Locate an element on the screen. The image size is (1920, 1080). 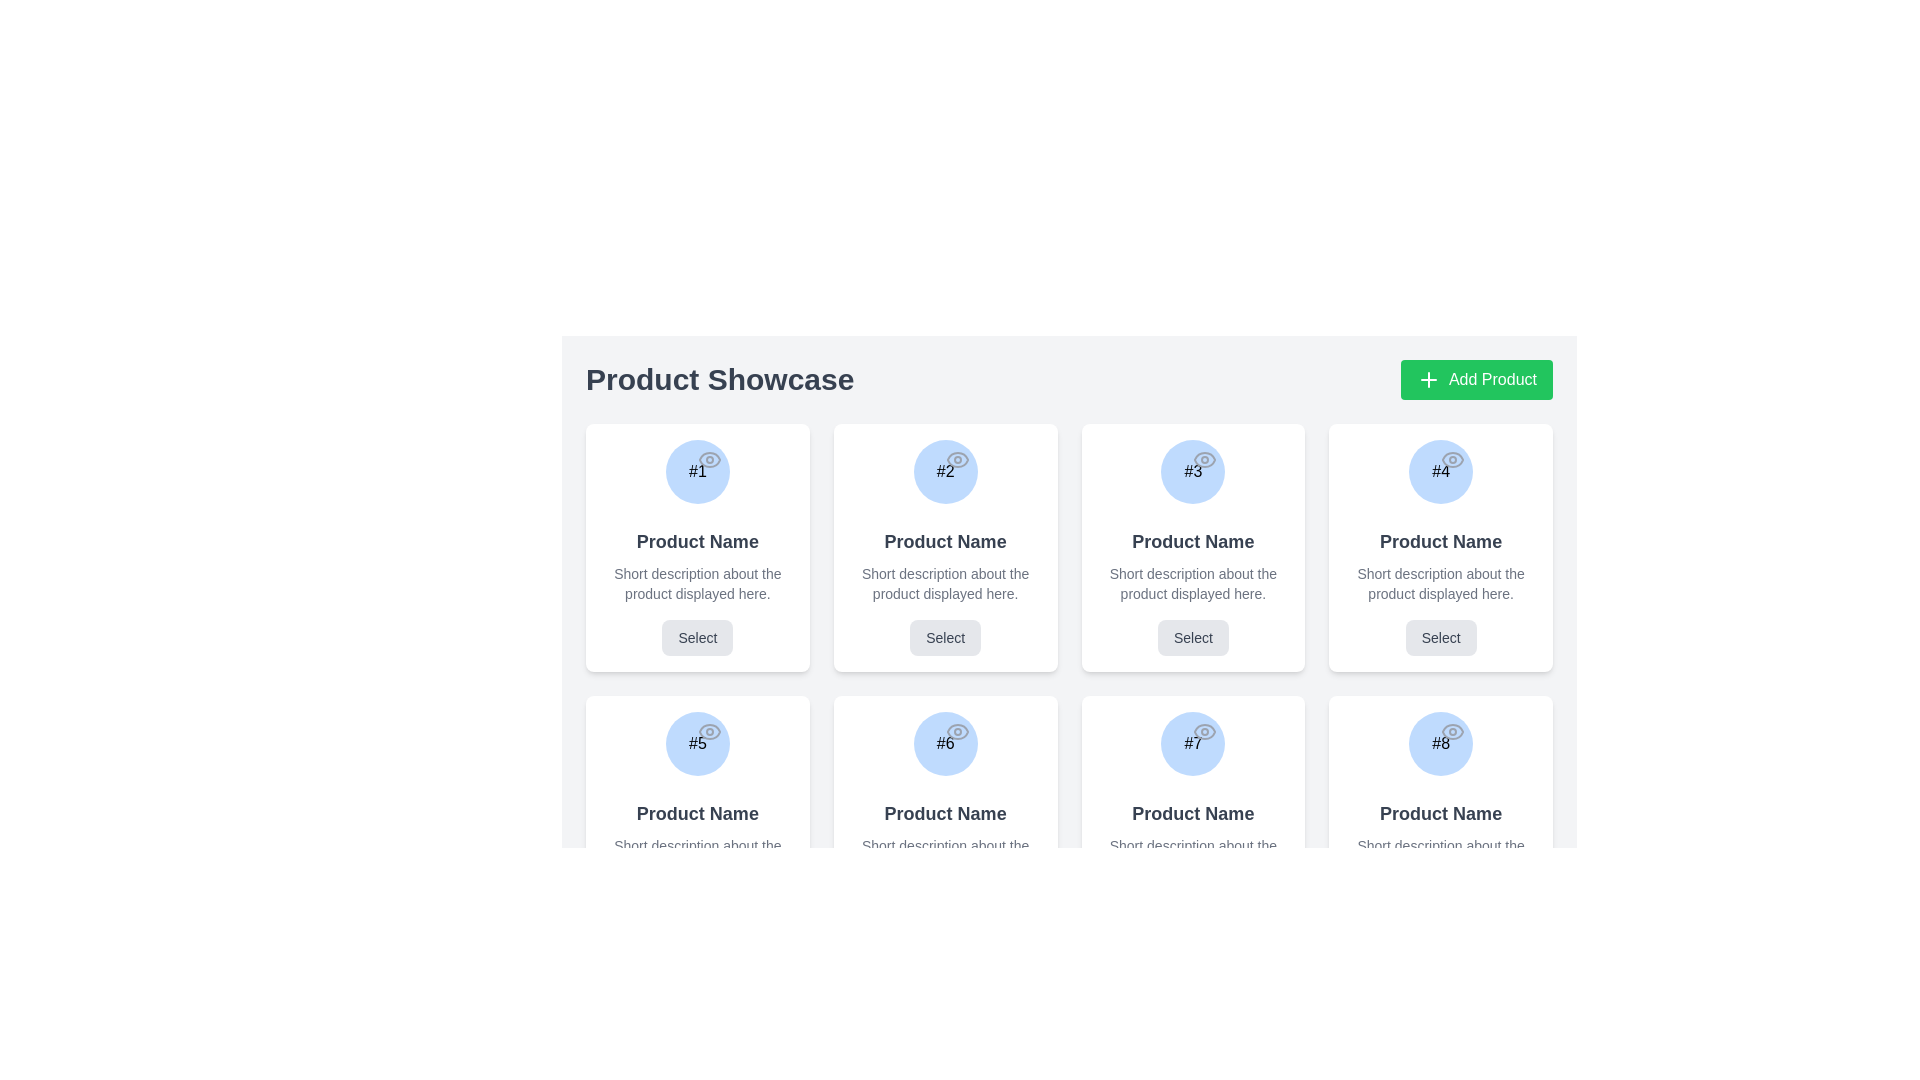
the button located in the second product card, positioned towards the bottom of the card beneath the descriptive text 'Short description about the product displayed here.' is located at coordinates (944, 637).